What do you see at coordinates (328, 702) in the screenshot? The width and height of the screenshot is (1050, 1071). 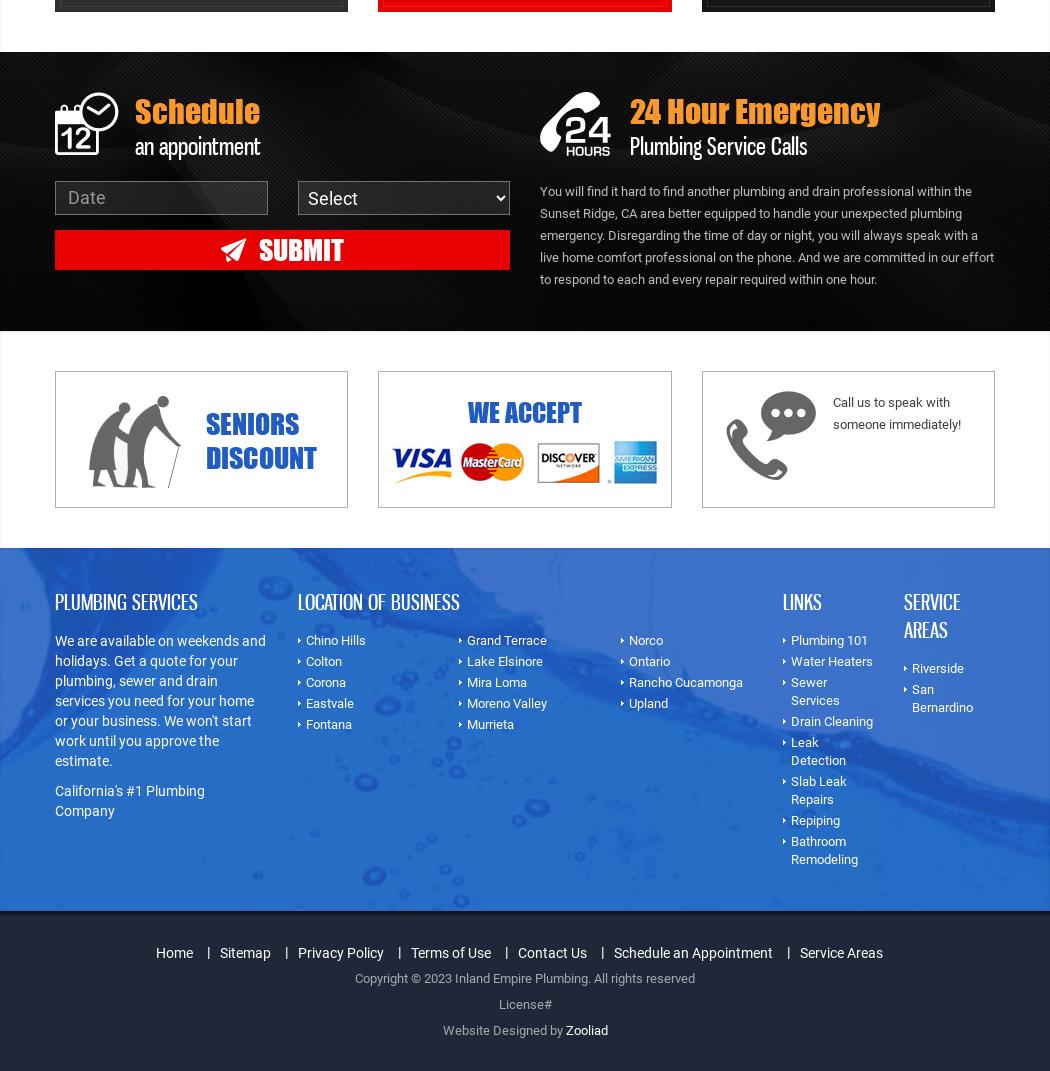 I see `'Eastvale'` at bounding box center [328, 702].